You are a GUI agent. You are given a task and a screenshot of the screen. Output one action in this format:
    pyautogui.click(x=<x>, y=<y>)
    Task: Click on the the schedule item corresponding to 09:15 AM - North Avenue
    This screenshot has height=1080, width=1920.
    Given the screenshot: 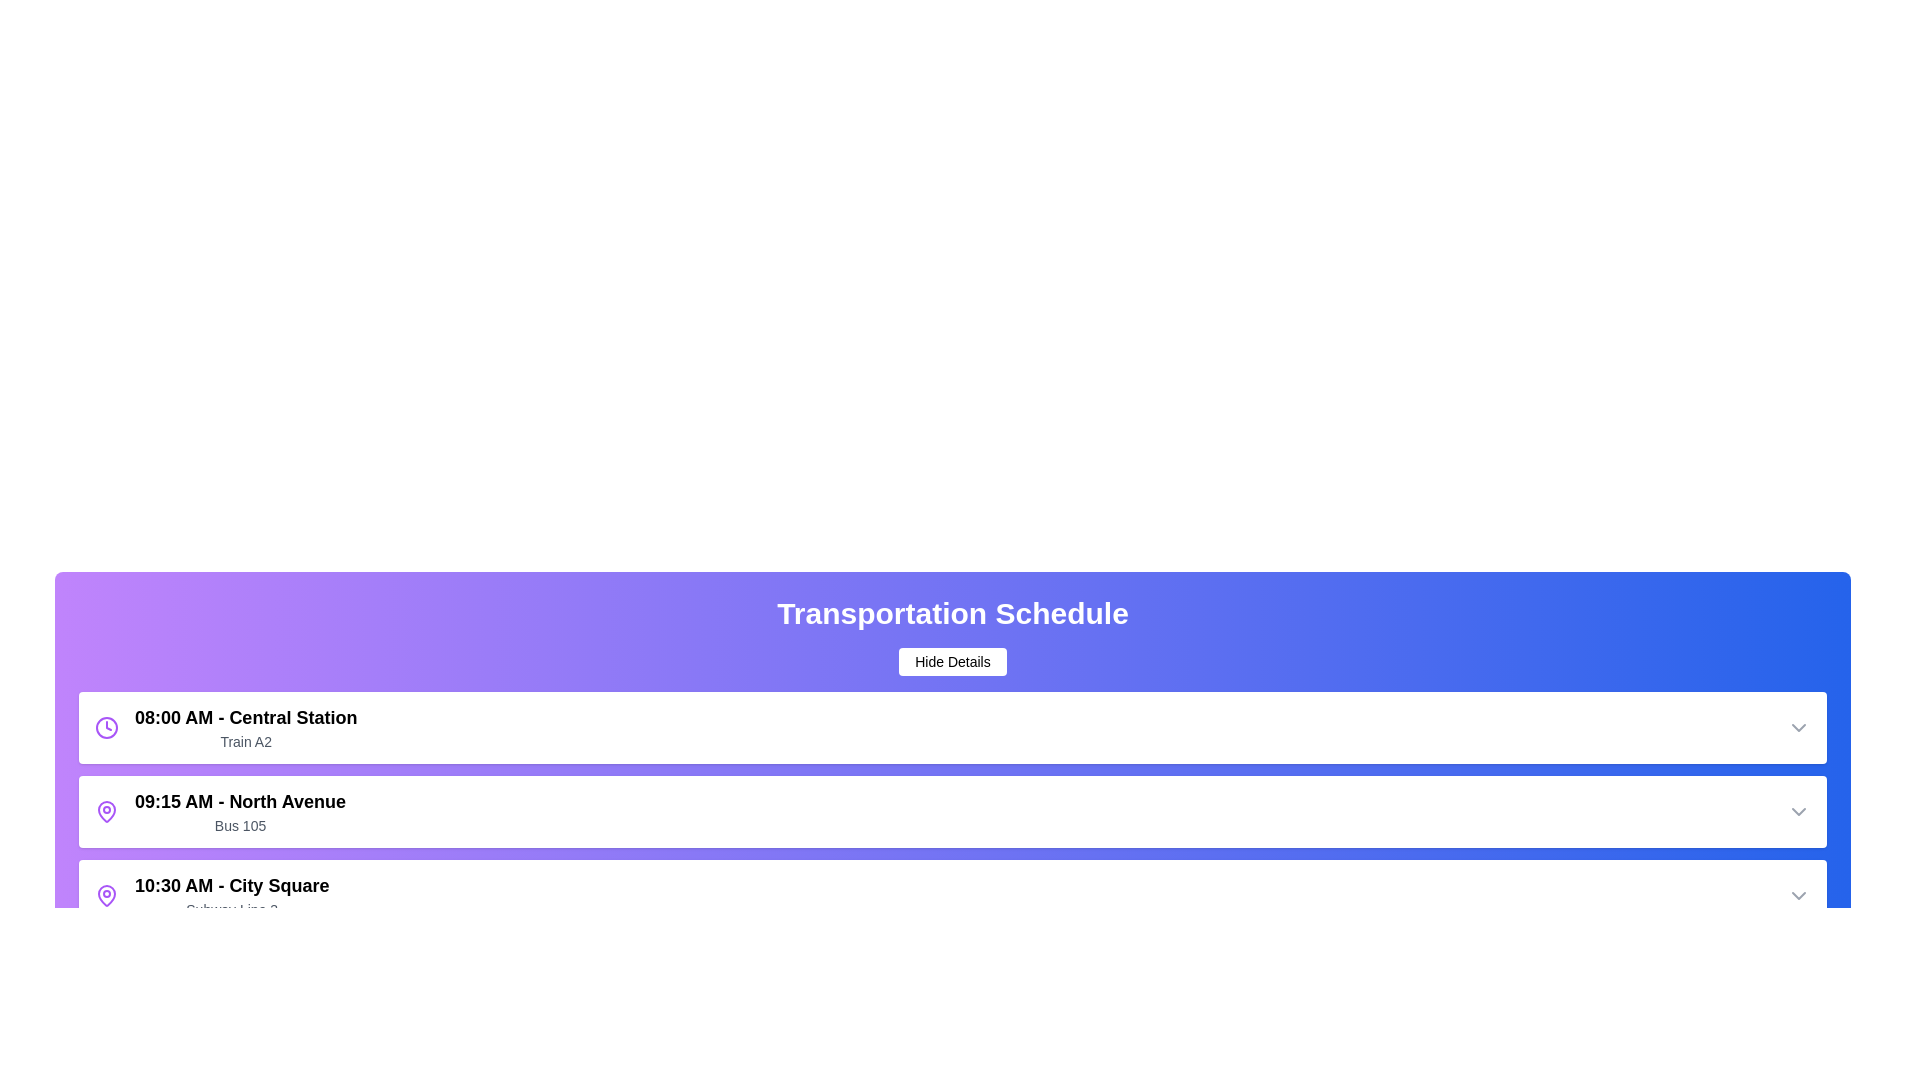 What is the action you would take?
    pyautogui.click(x=952, y=812)
    